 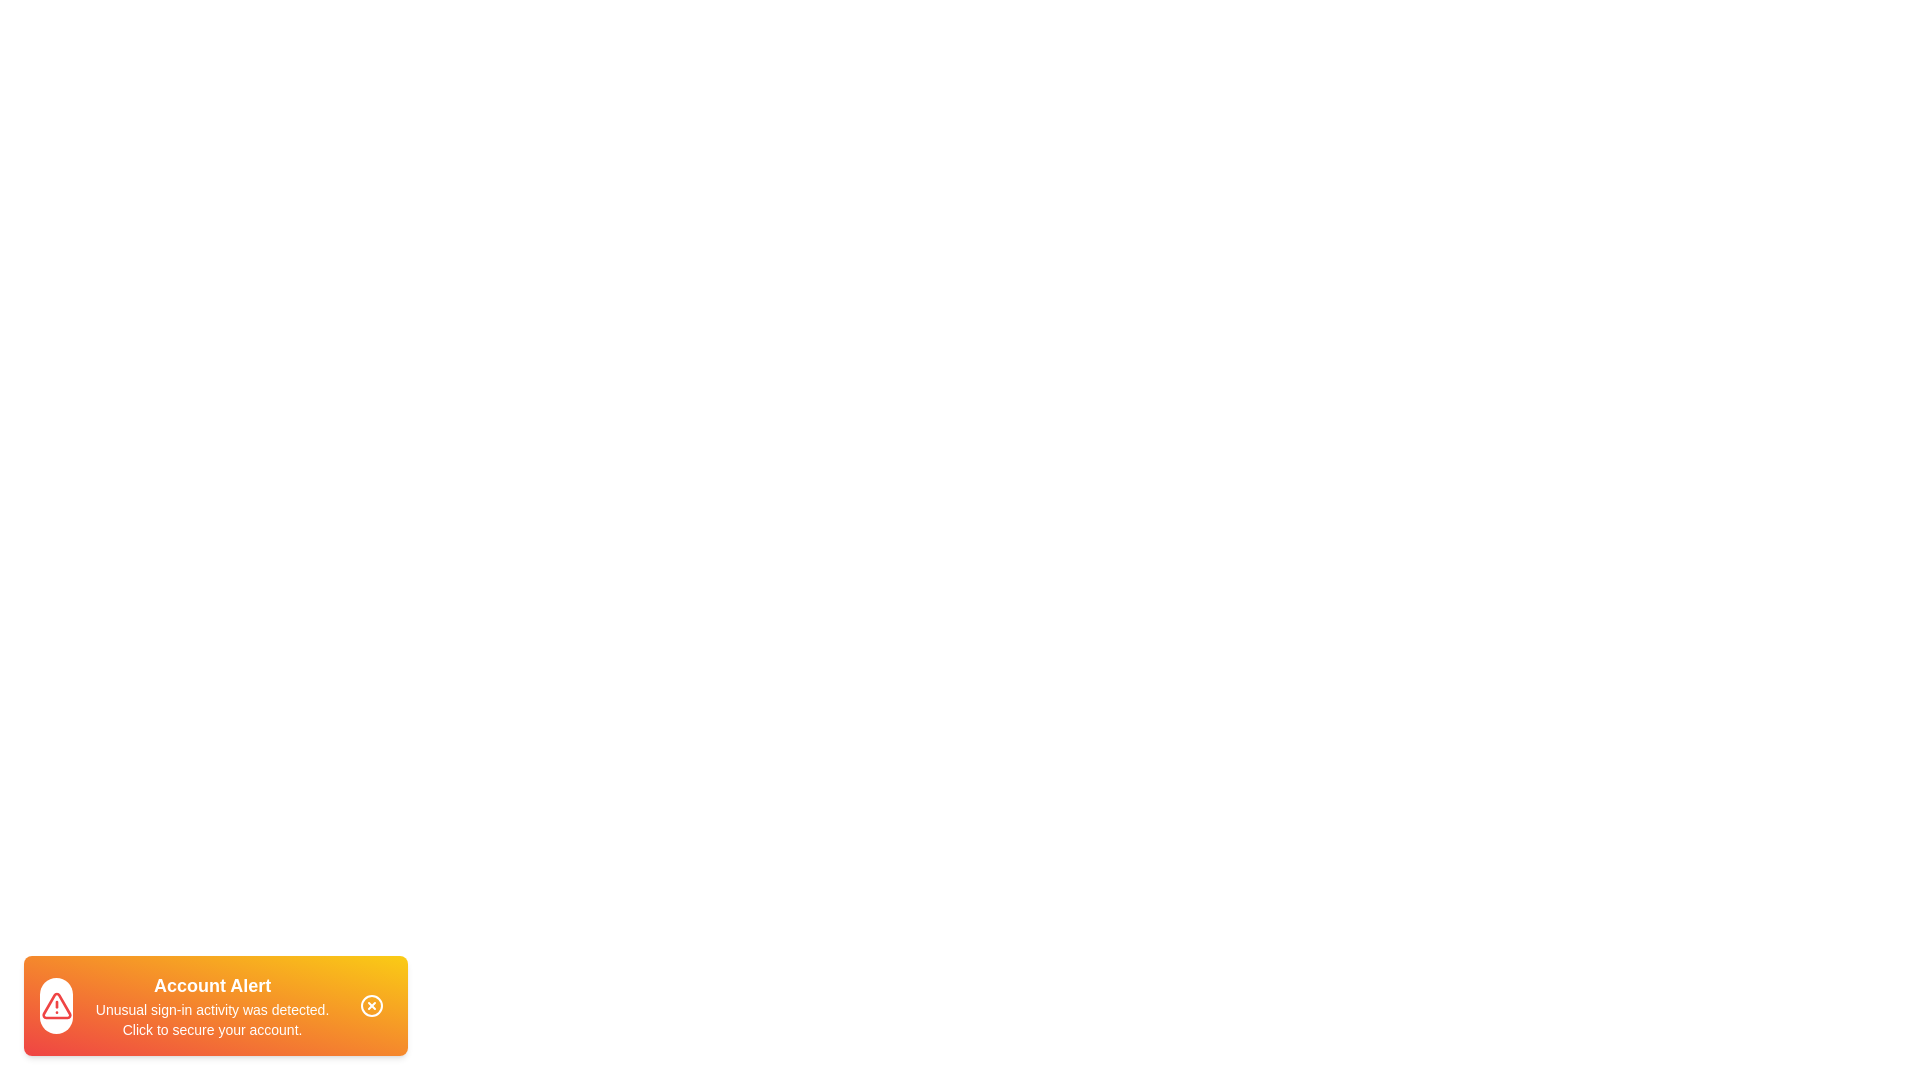 I want to click on the alert icon to observe its state, so click(x=56, y=1006).